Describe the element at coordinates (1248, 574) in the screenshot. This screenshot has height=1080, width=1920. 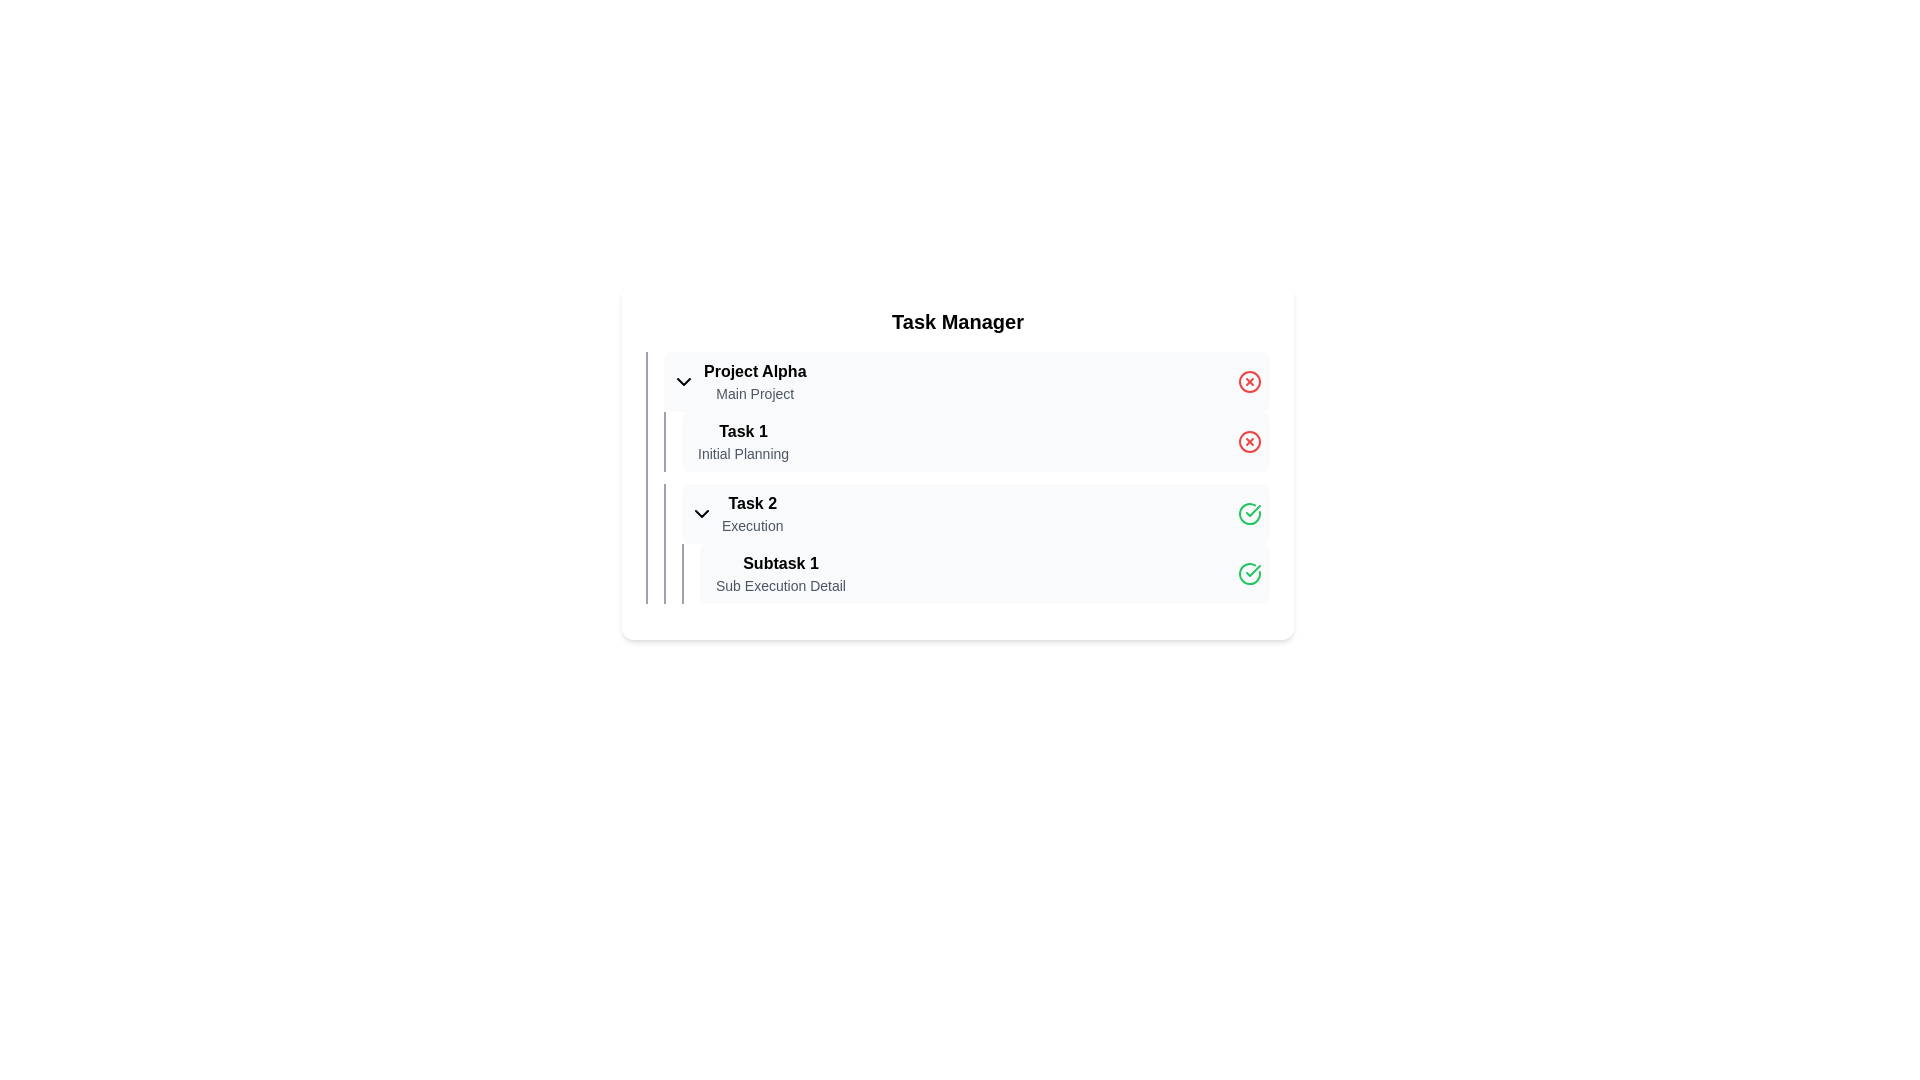
I see `the circular icon with a green border and white checkmark, located at the far right side of the row labeled 'Subtask 1'` at that location.